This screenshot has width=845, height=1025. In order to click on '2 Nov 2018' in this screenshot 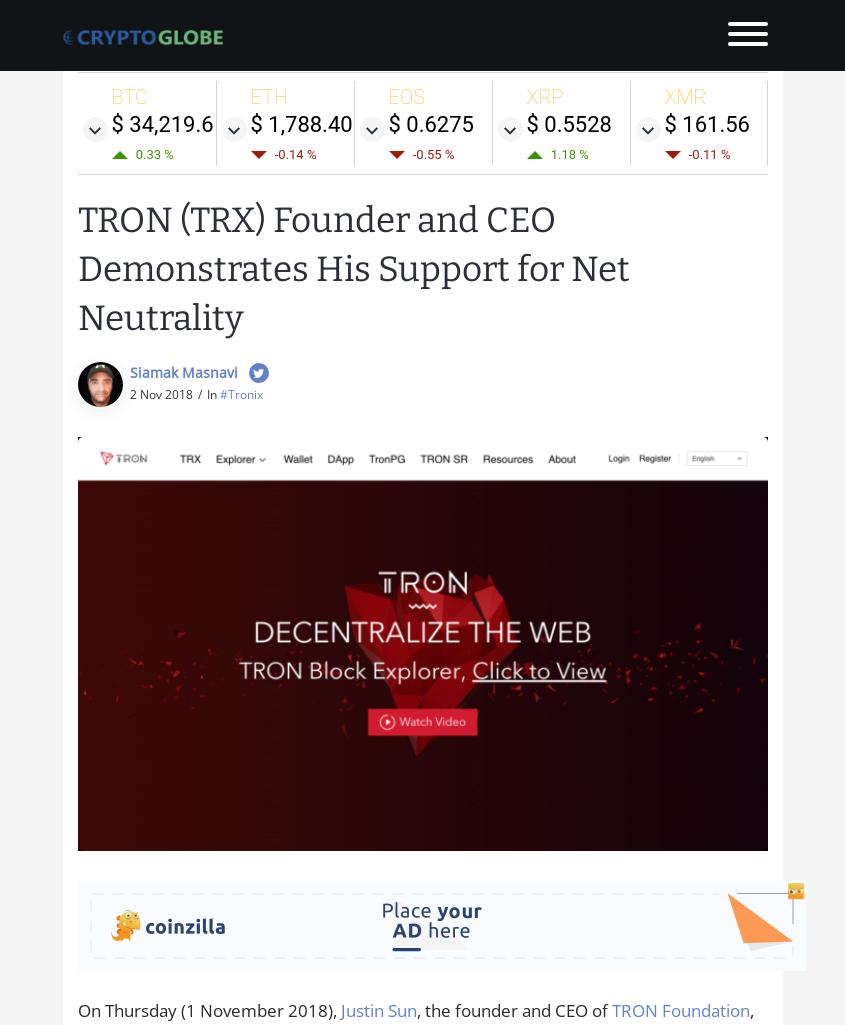, I will do `click(160, 393)`.